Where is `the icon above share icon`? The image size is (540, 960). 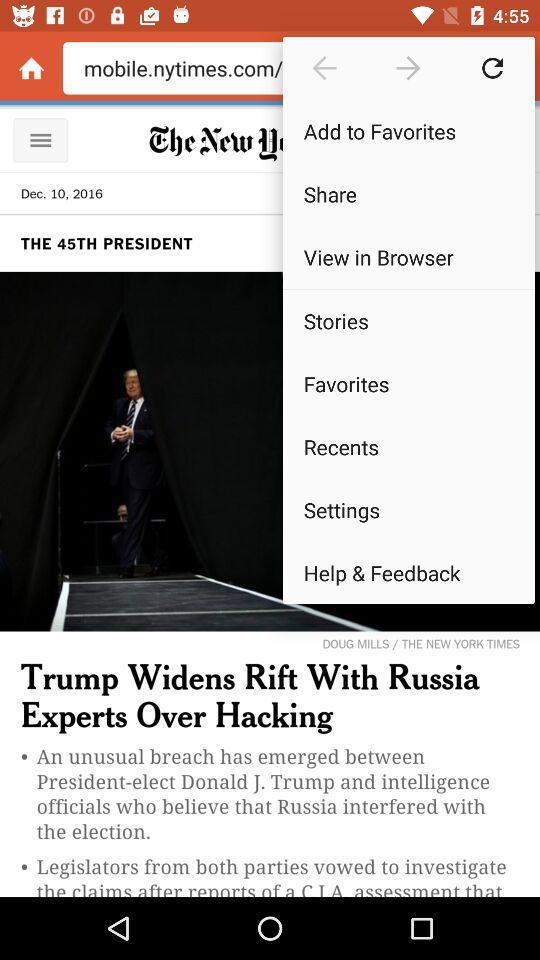
the icon above share icon is located at coordinates (407, 130).